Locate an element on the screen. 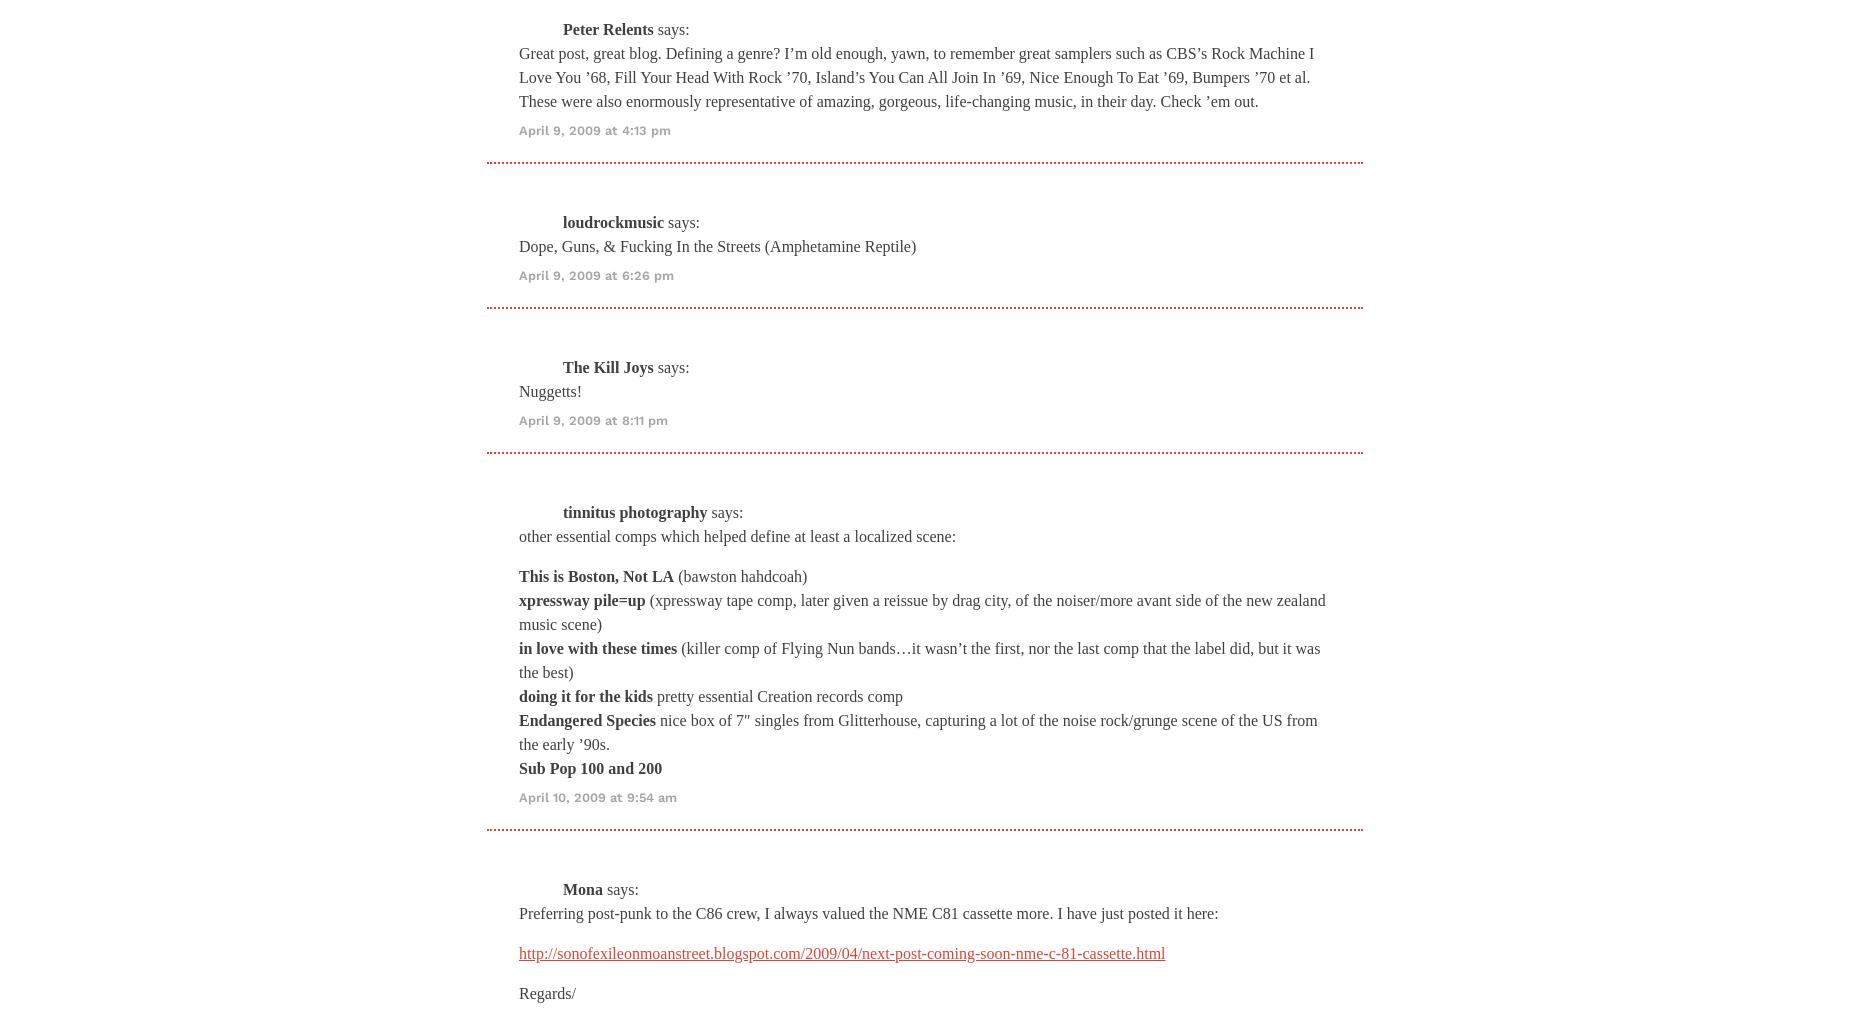 The width and height of the screenshot is (1850, 1014). 'This is Boston, Not LA' is located at coordinates (596, 574).